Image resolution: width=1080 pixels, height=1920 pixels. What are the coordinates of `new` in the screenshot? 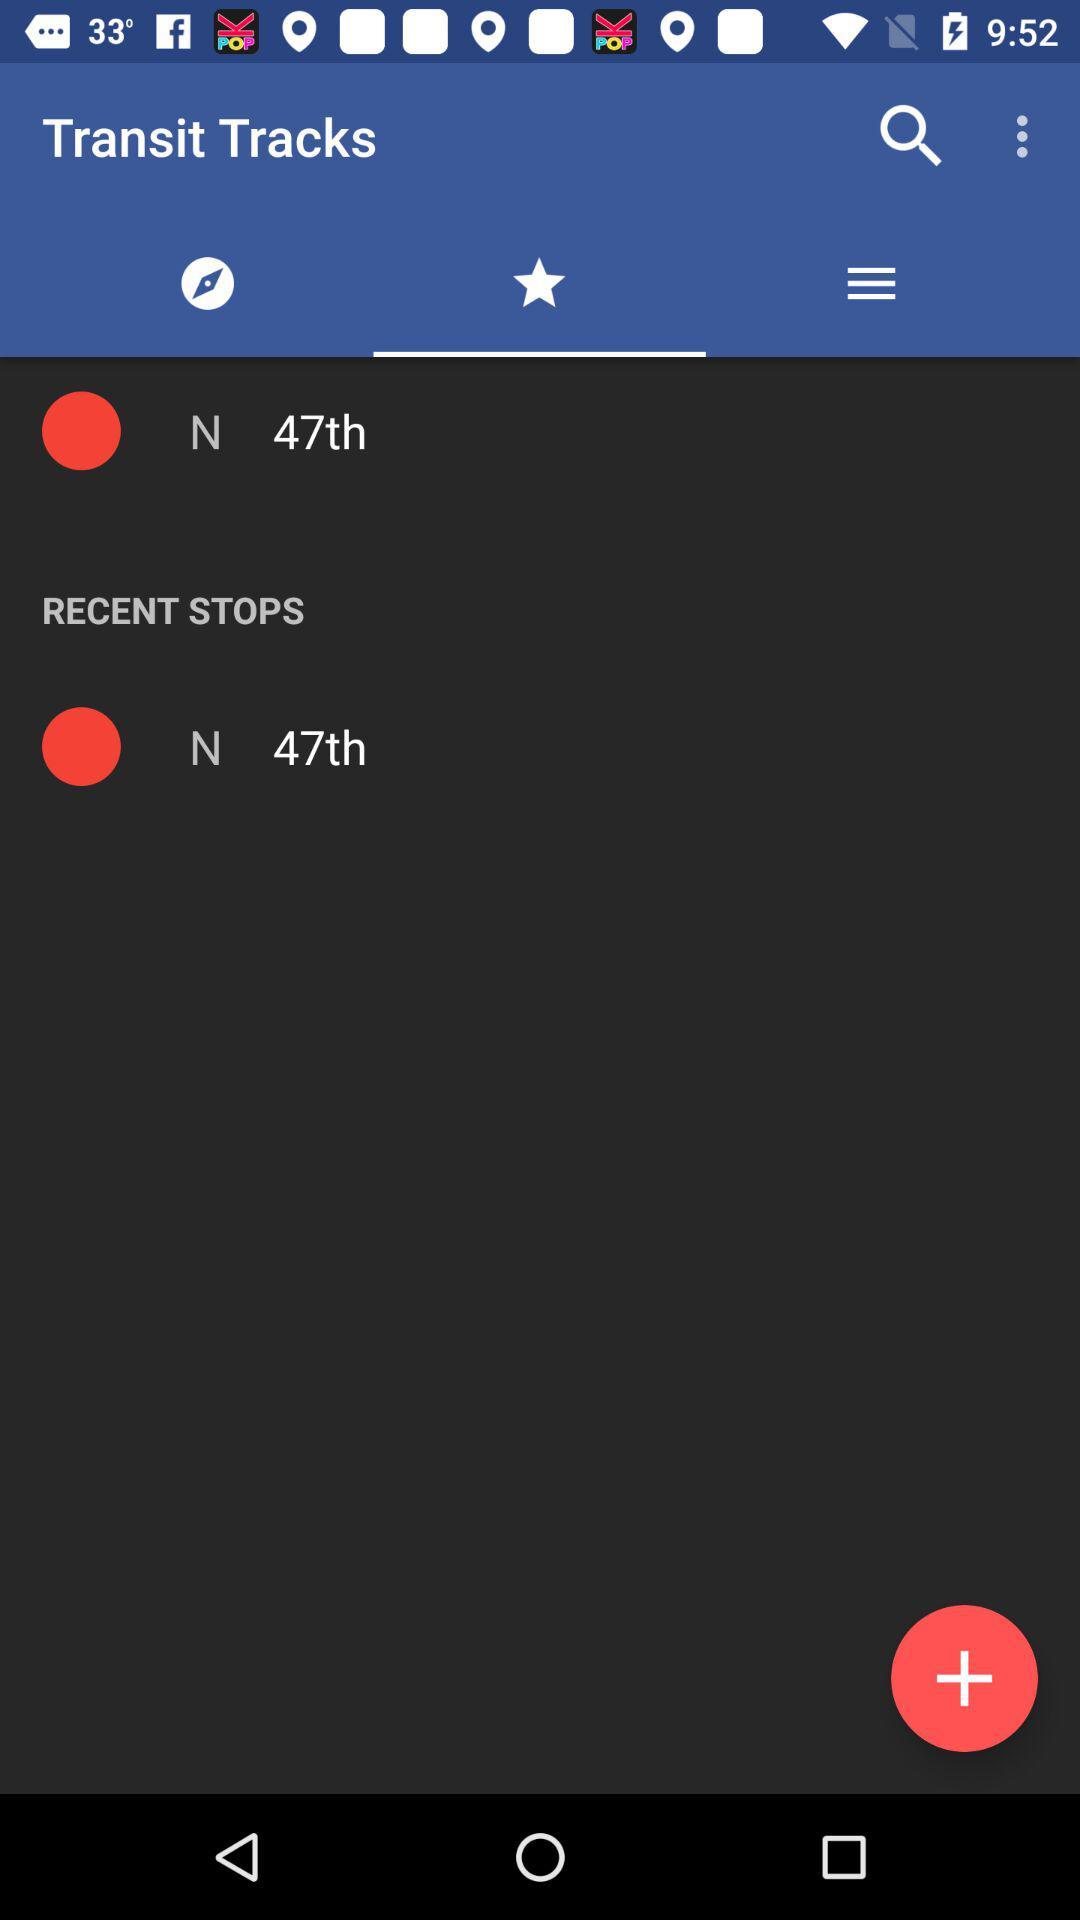 It's located at (963, 1678).